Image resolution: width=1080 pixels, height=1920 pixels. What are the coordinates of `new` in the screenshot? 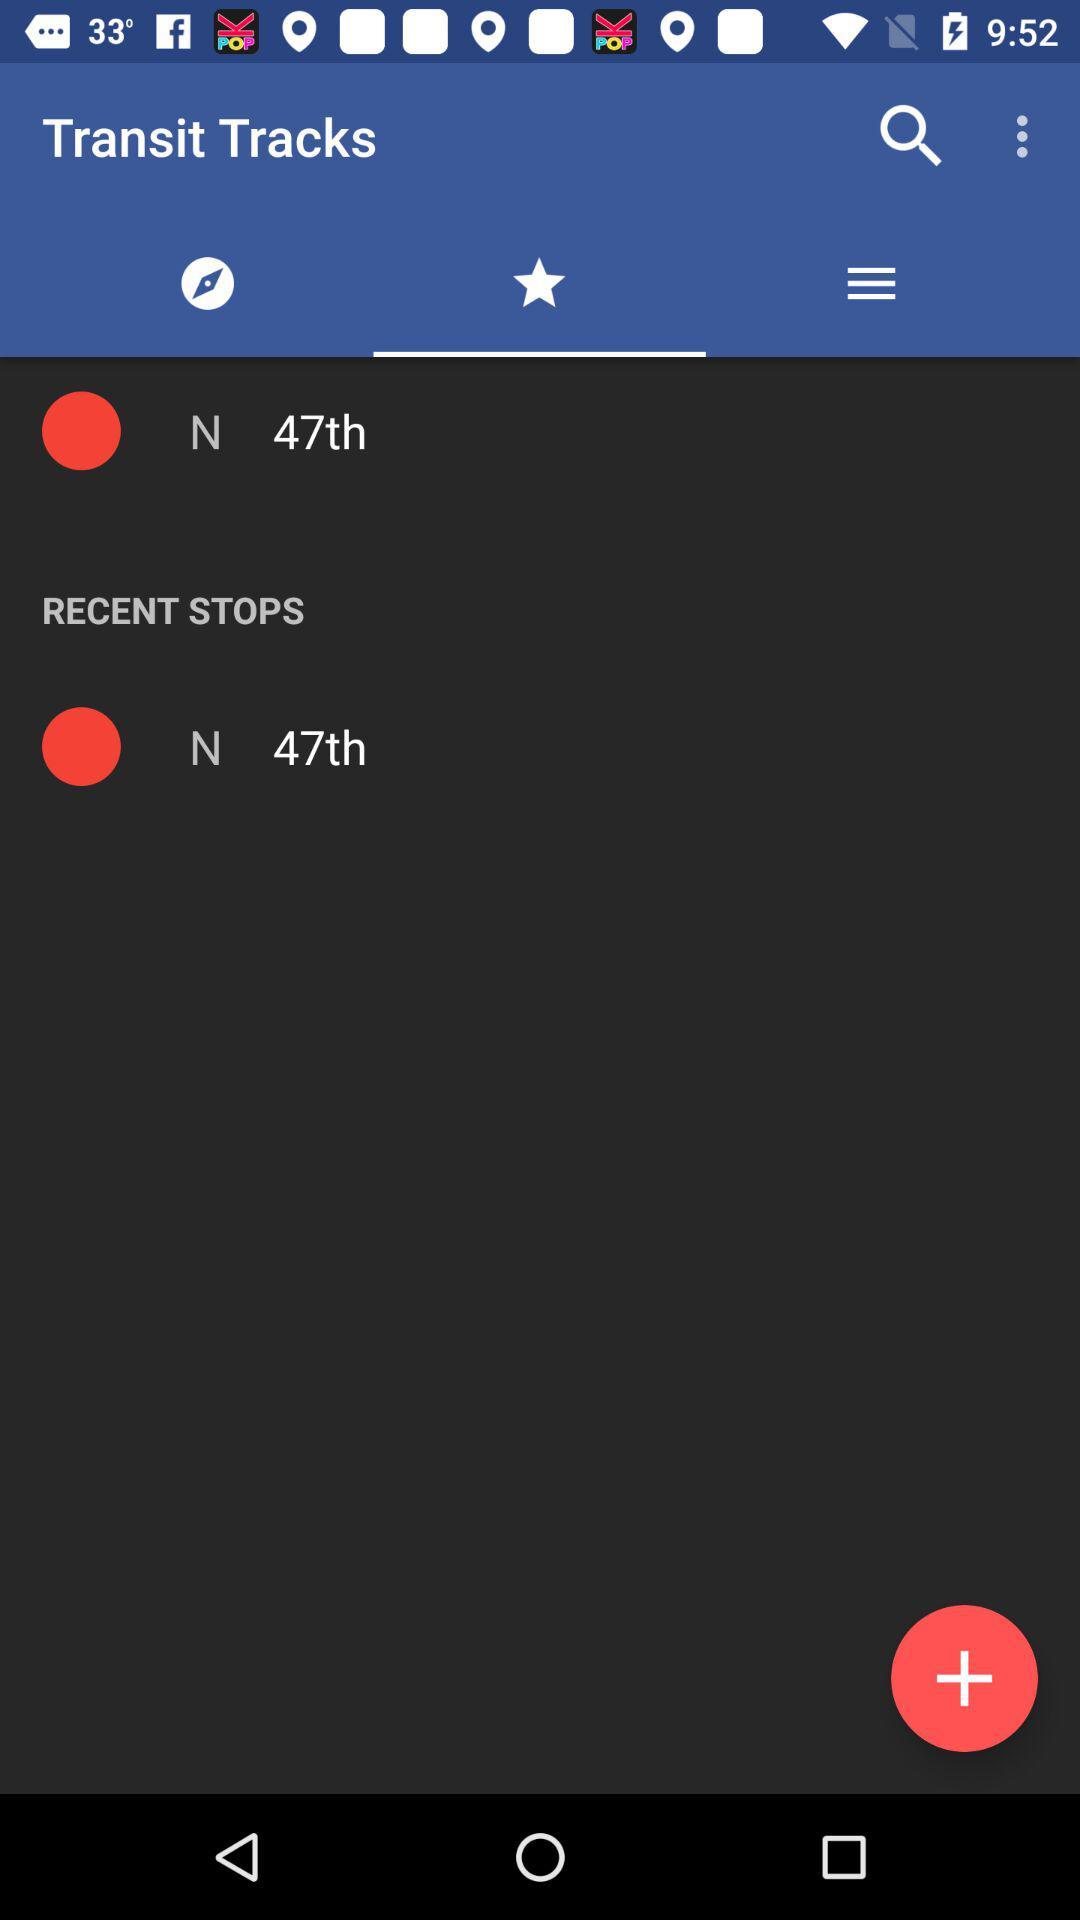 It's located at (963, 1678).